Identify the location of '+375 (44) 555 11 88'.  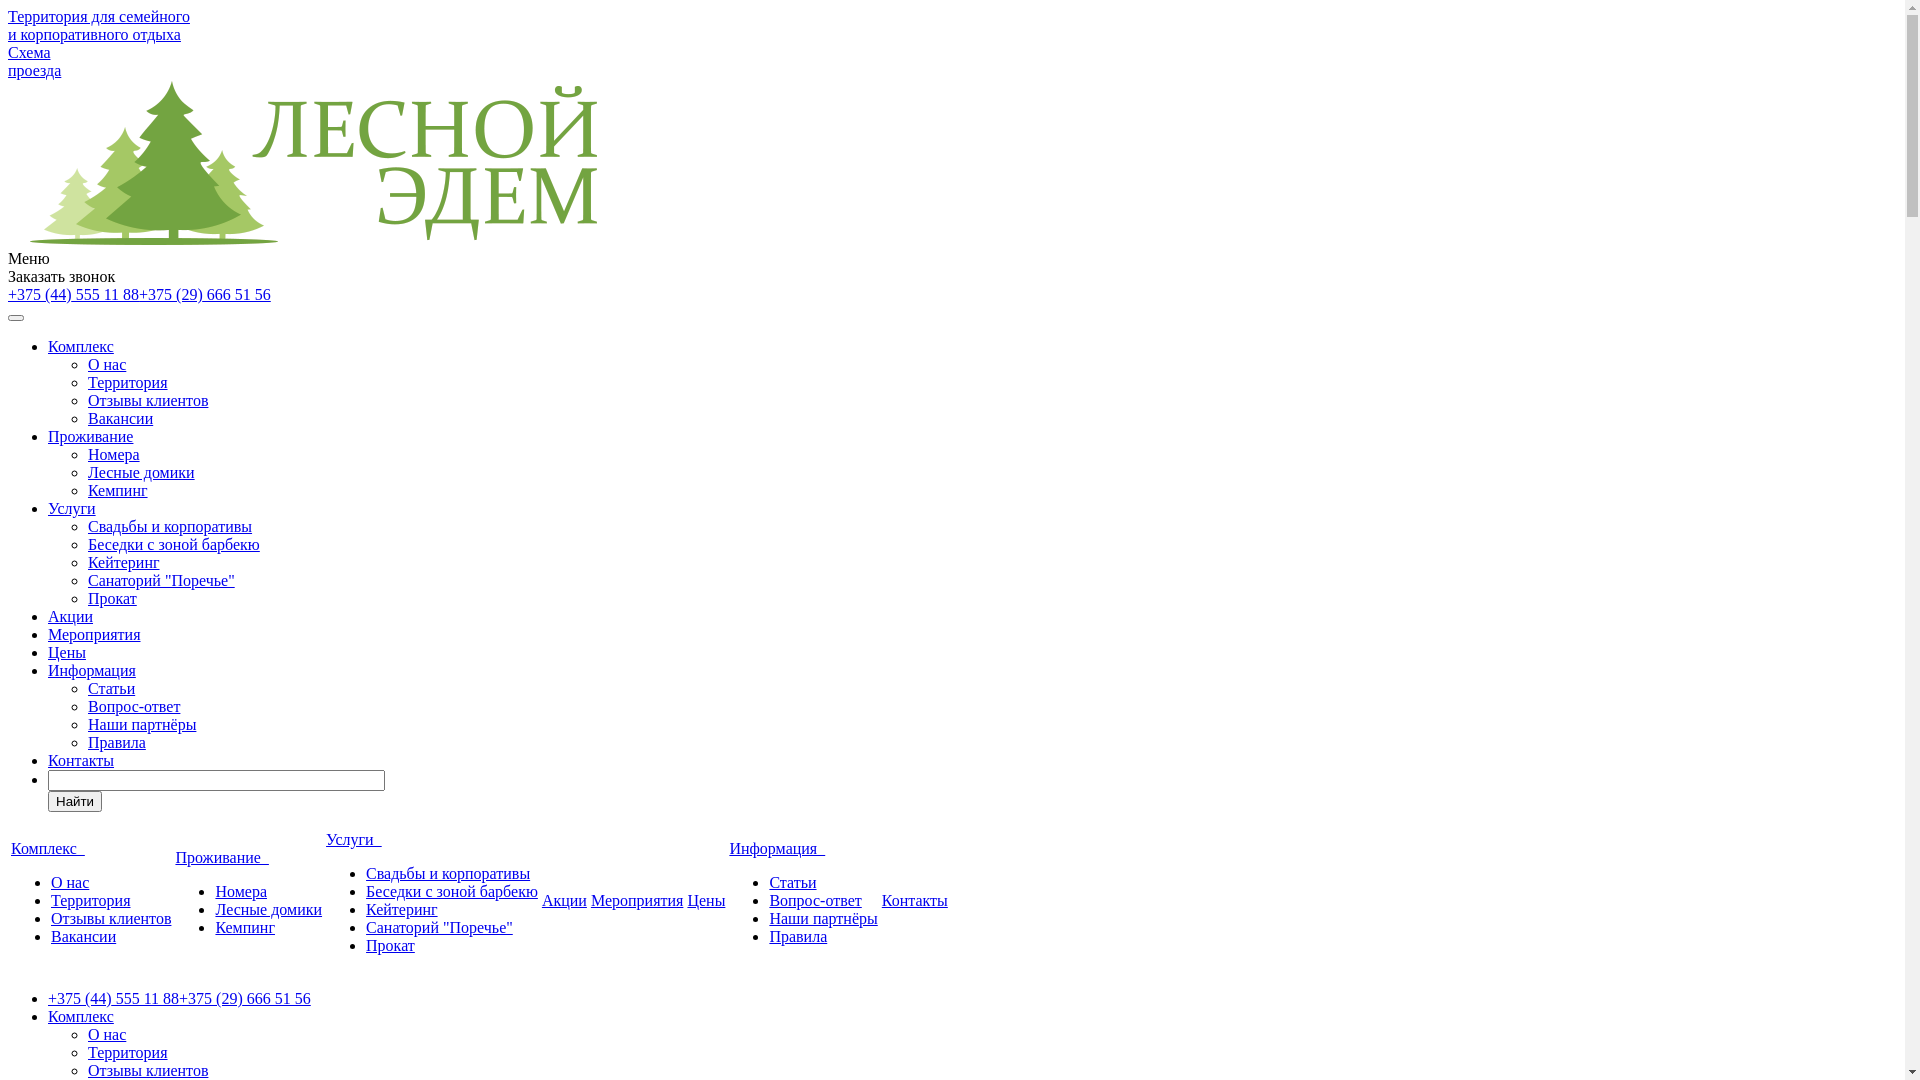
(8, 294).